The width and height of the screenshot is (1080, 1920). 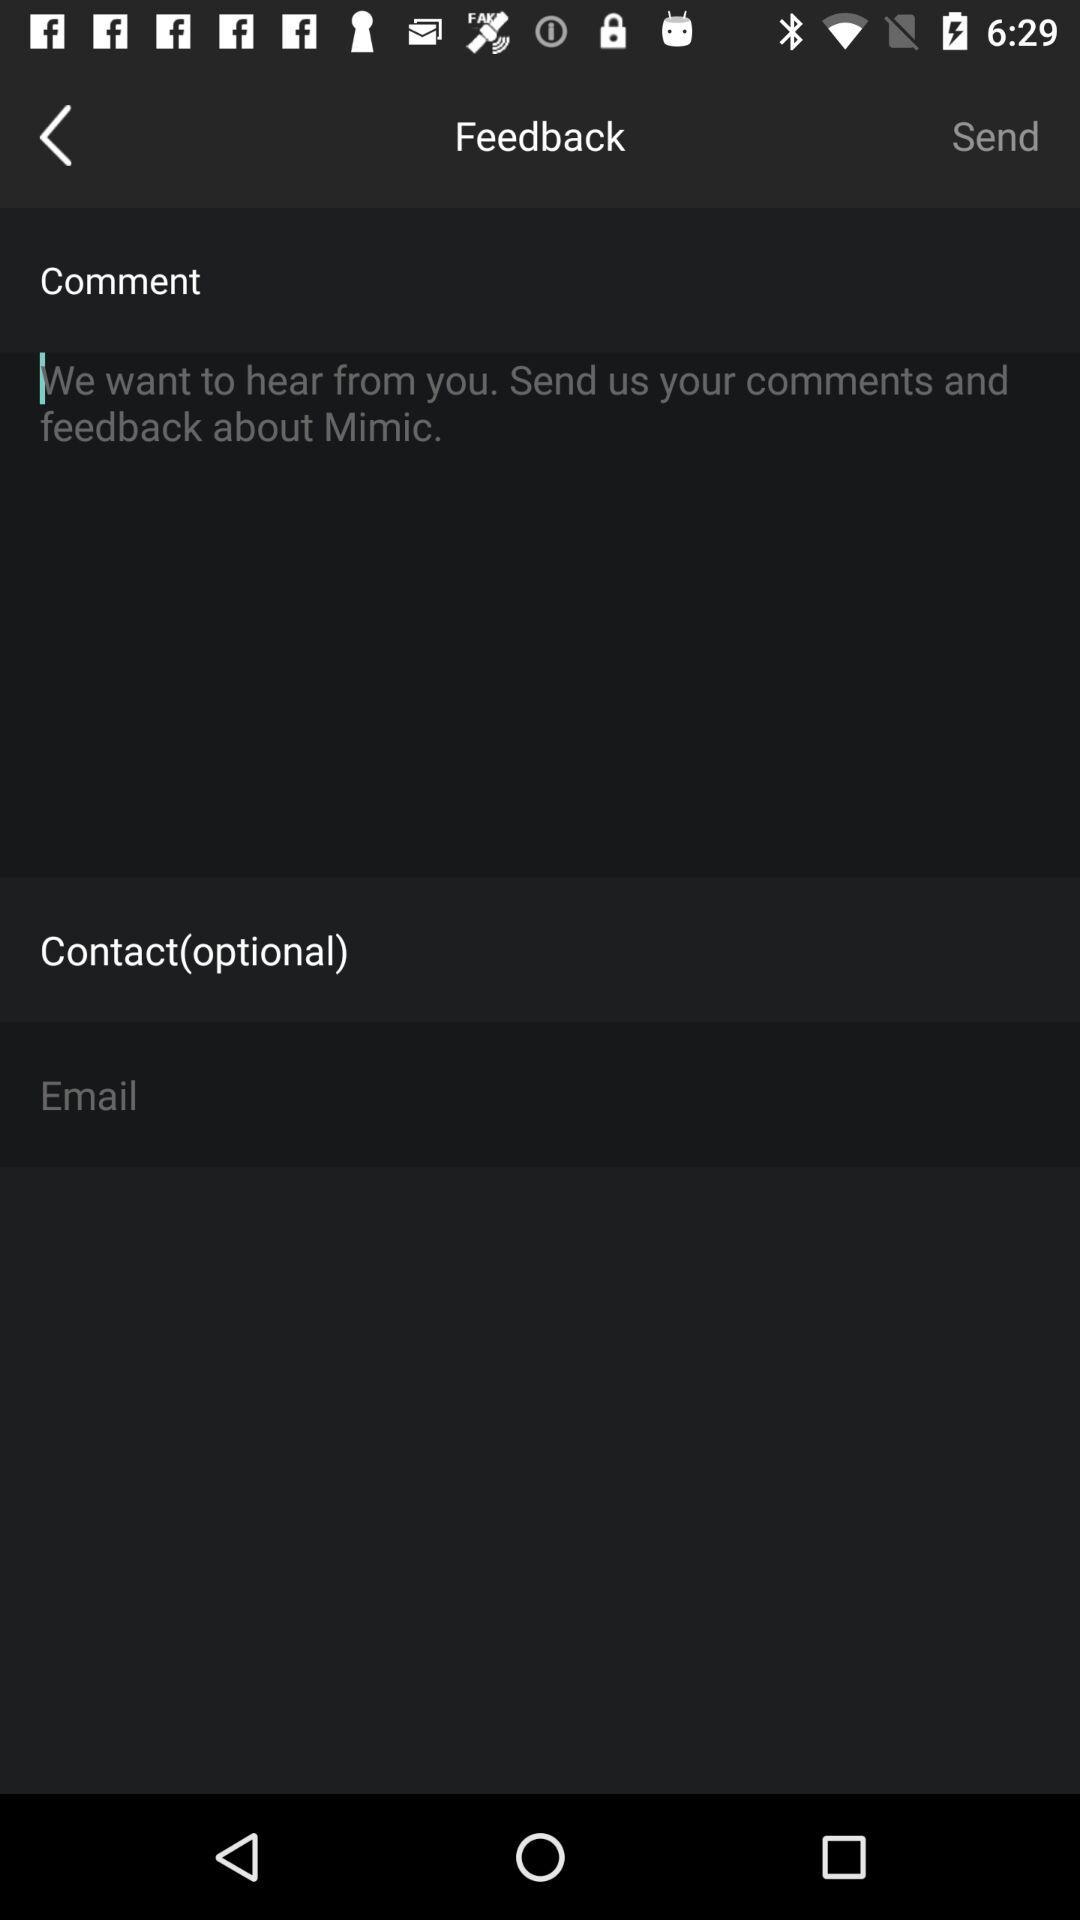 I want to click on previous, so click(x=54, y=134).